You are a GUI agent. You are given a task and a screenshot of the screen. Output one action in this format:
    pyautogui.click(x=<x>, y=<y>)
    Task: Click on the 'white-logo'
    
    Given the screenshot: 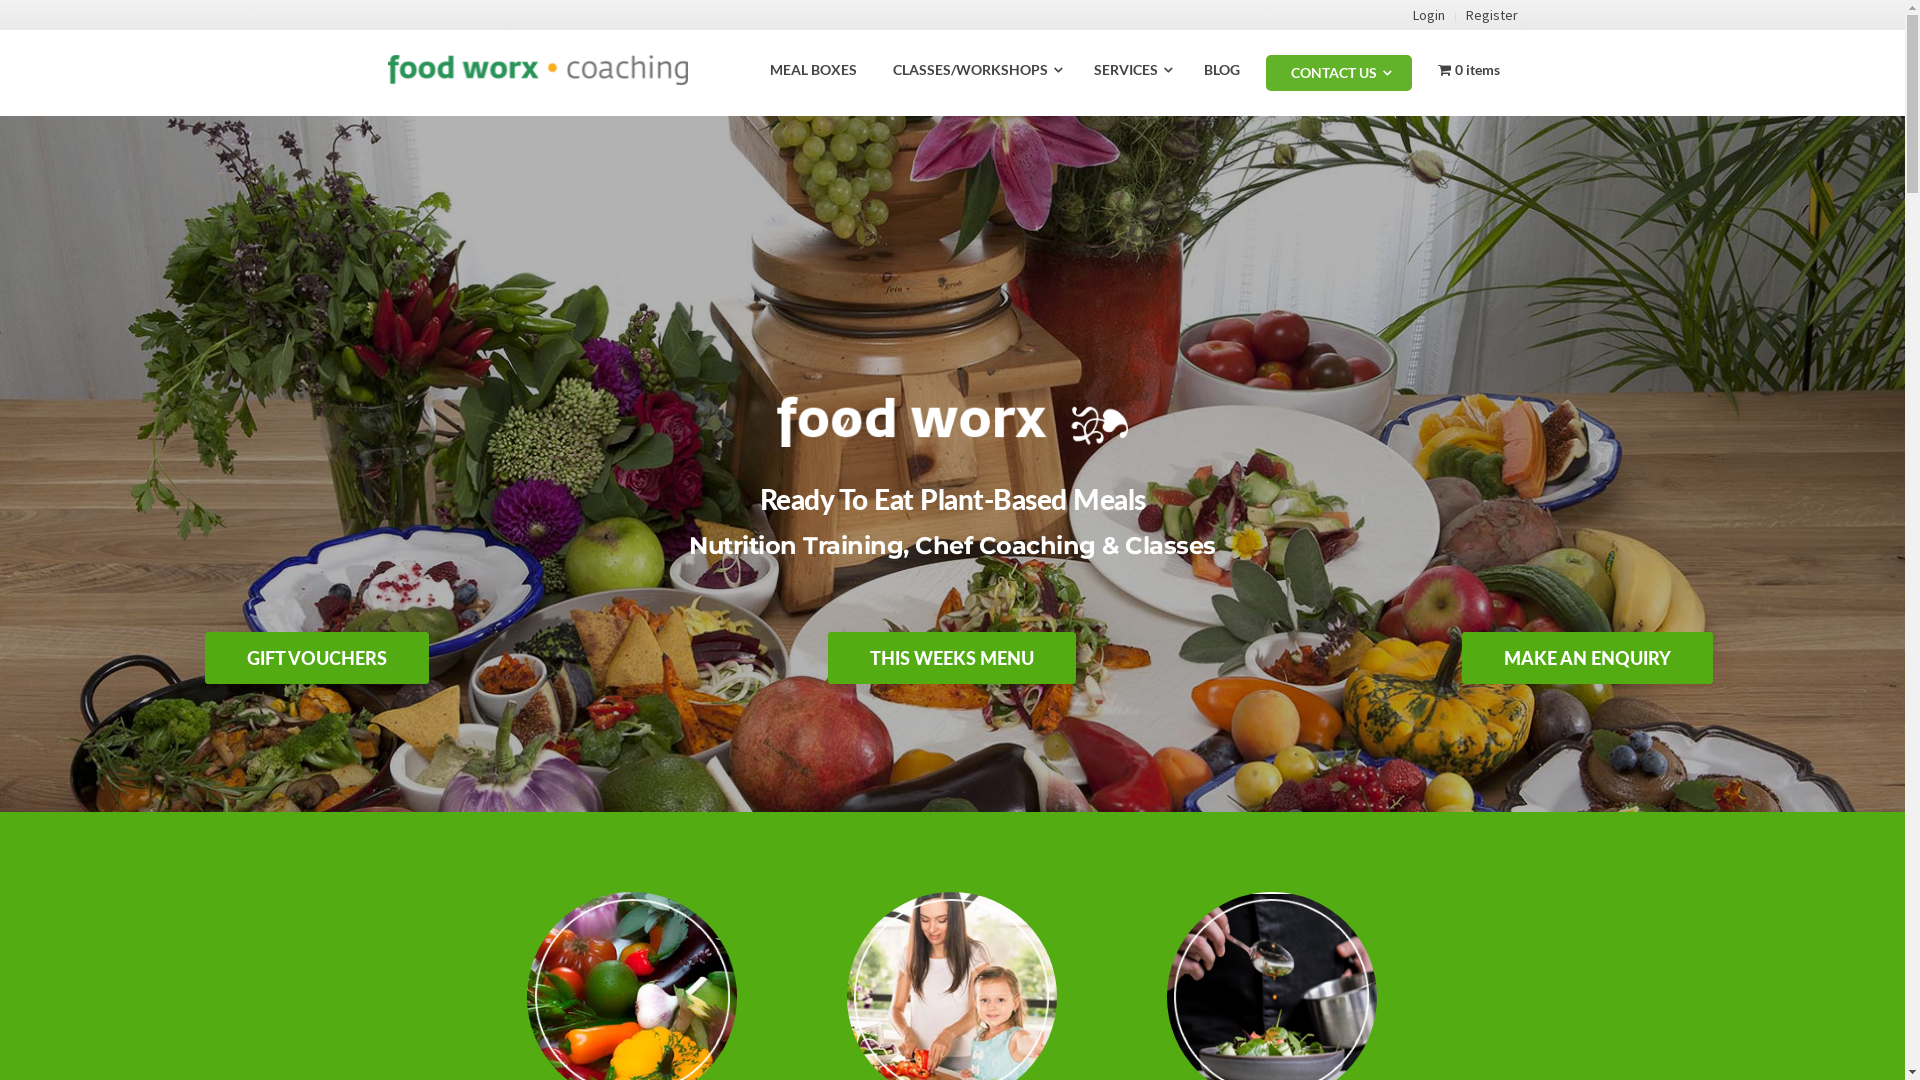 What is the action you would take?
    pyautogui.click(x=952, y=420)
    